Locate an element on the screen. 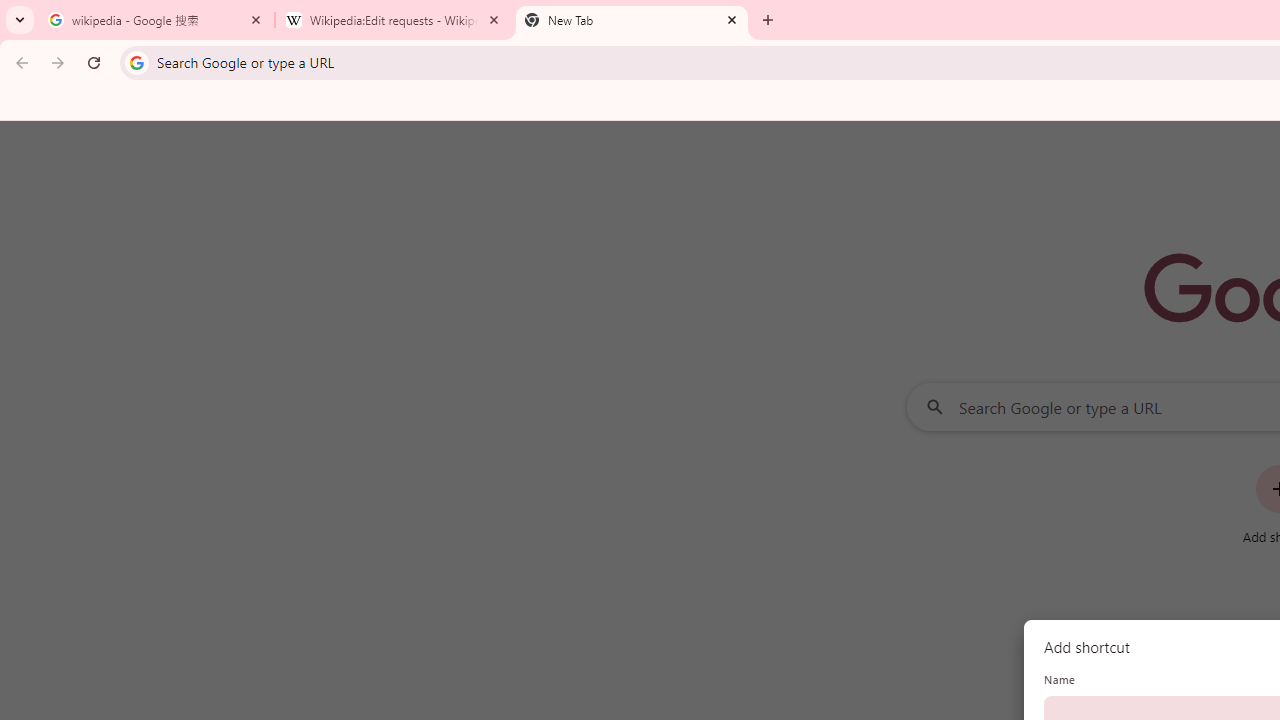  'System' is located at coordinates (10, 11).